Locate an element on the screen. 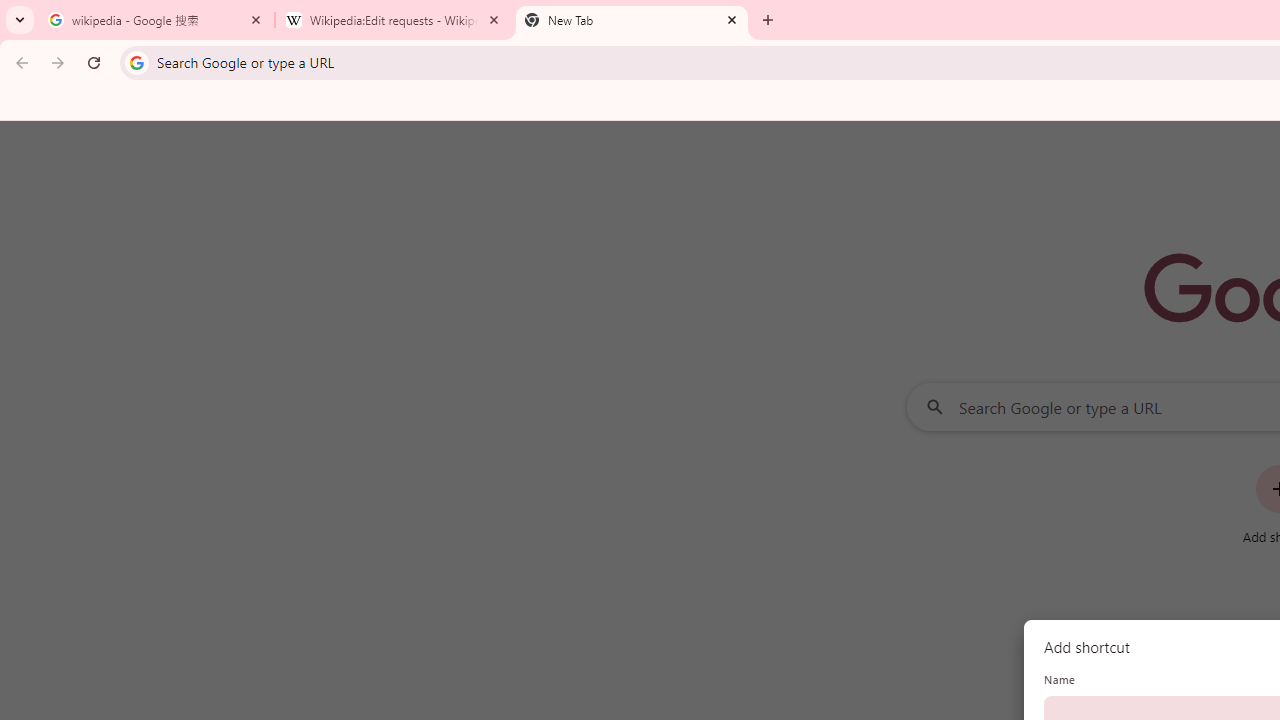  'System' is located at coordinates (10, 11).